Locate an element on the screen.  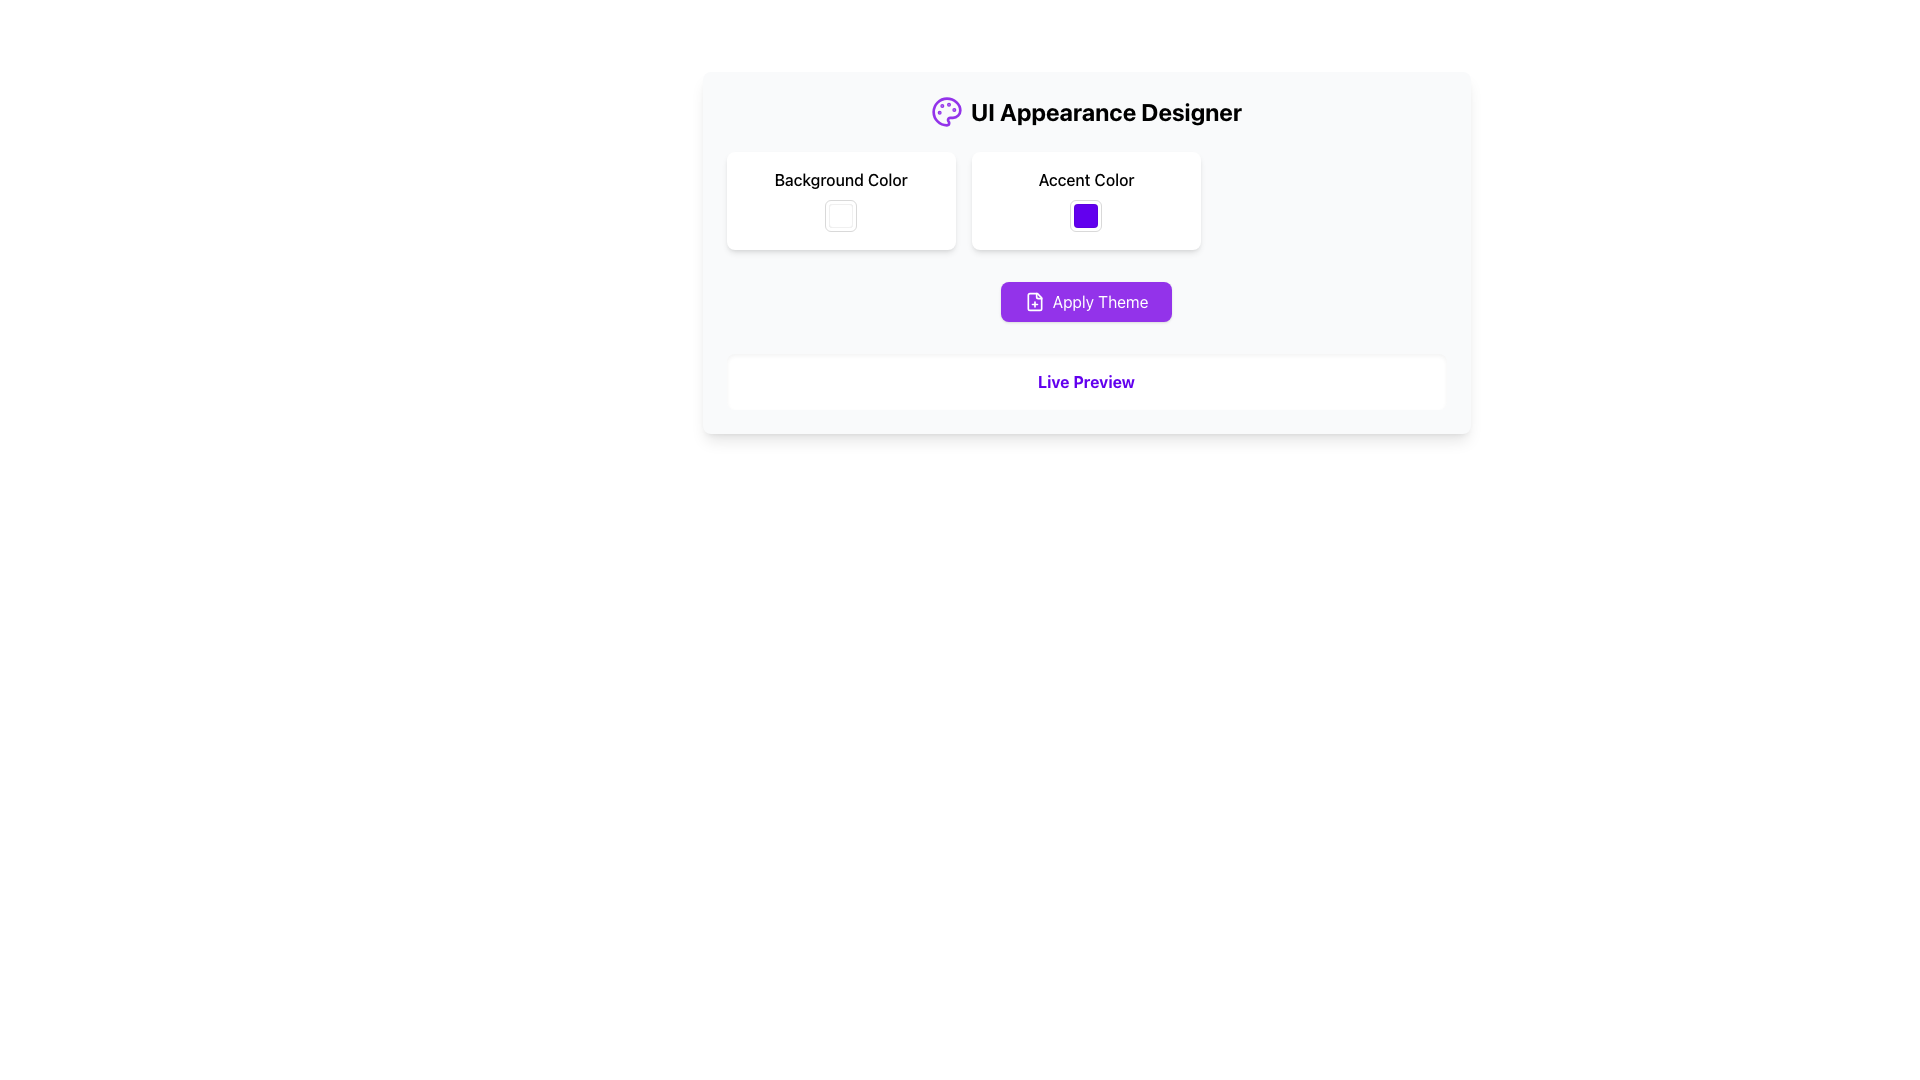
the 'UI Appearance Designer' header, which is a bold, large-font title located at the top of the card interface, accompanied by a purple palette icon on the left is located at coordinates (1085, 111).